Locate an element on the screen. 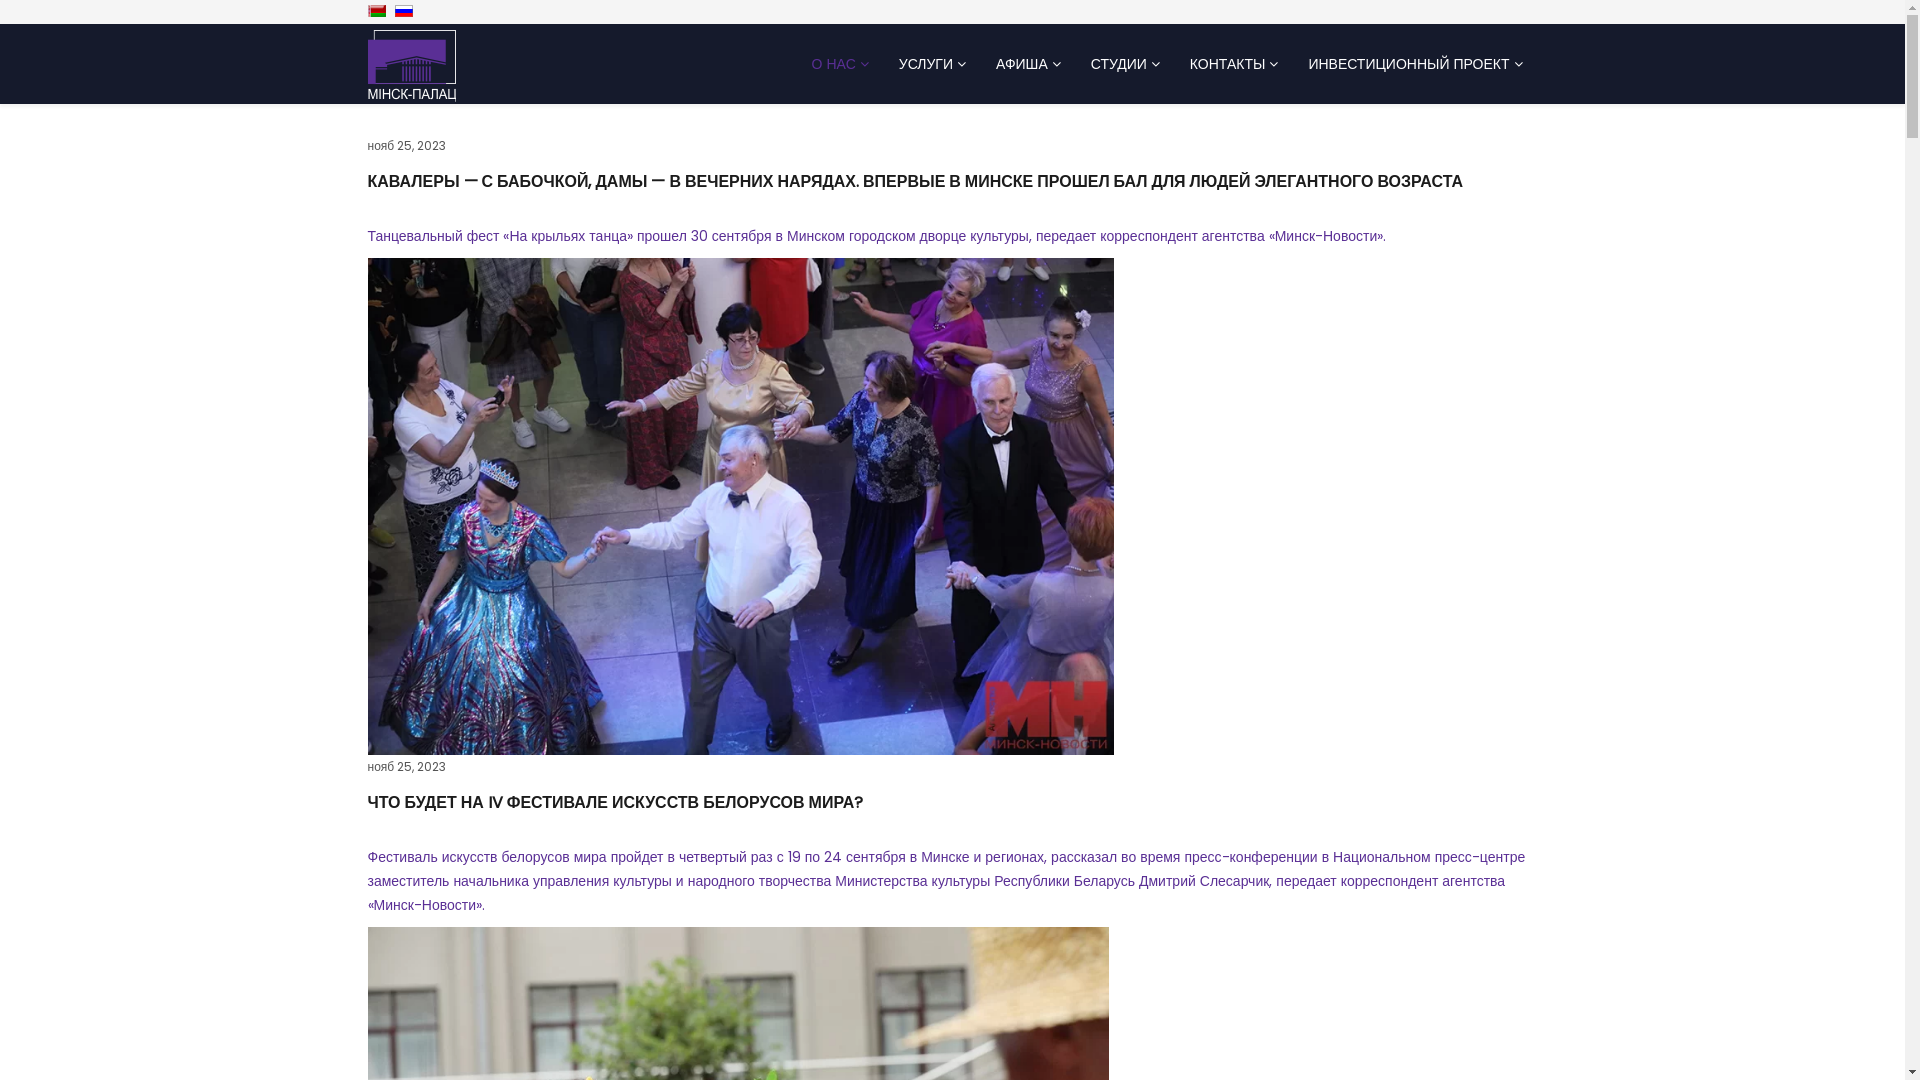 This screenshot has width=1920, height=1080. 'BY' is located at coordinates (377, 11).